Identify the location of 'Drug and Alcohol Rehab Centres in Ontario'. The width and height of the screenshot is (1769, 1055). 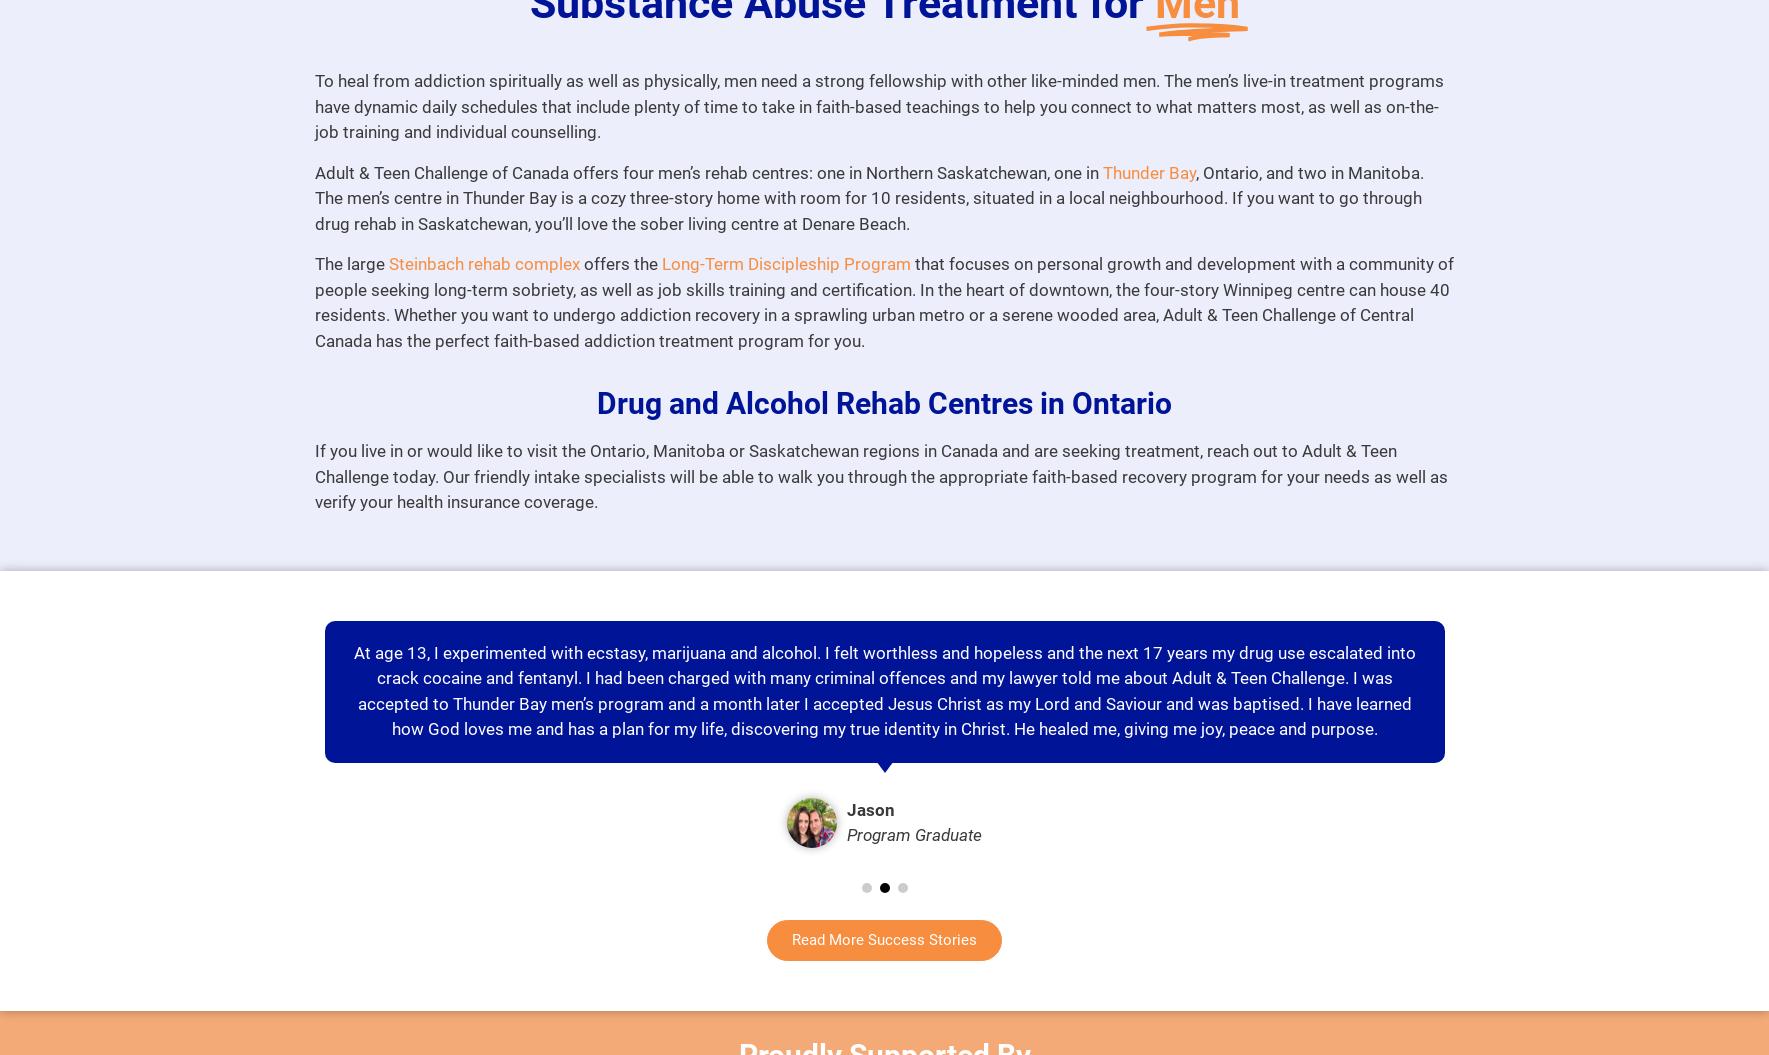
(883, 403).